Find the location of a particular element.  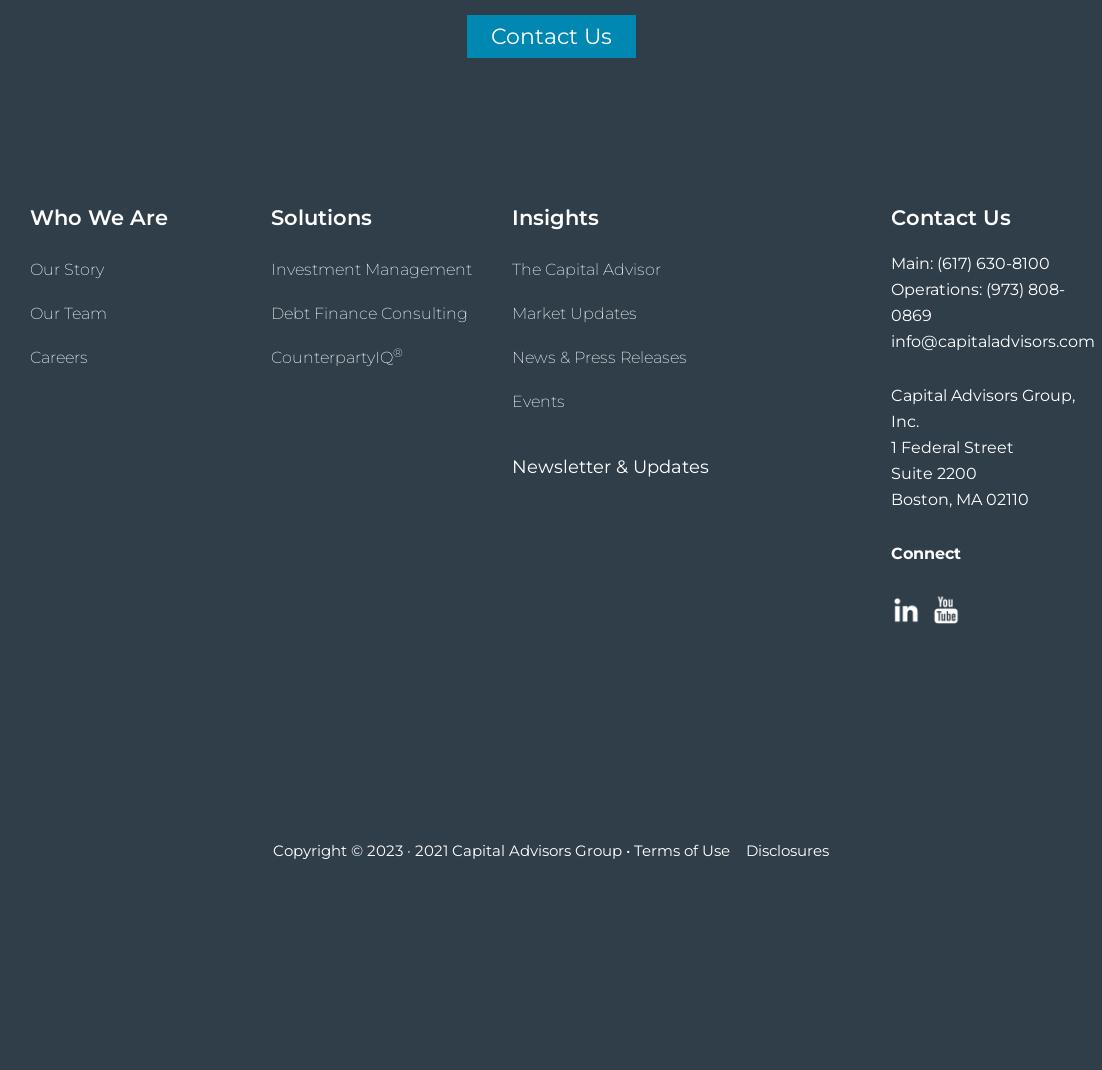

'Main: (617) 630-8100' is located at coordinates (969, 261).